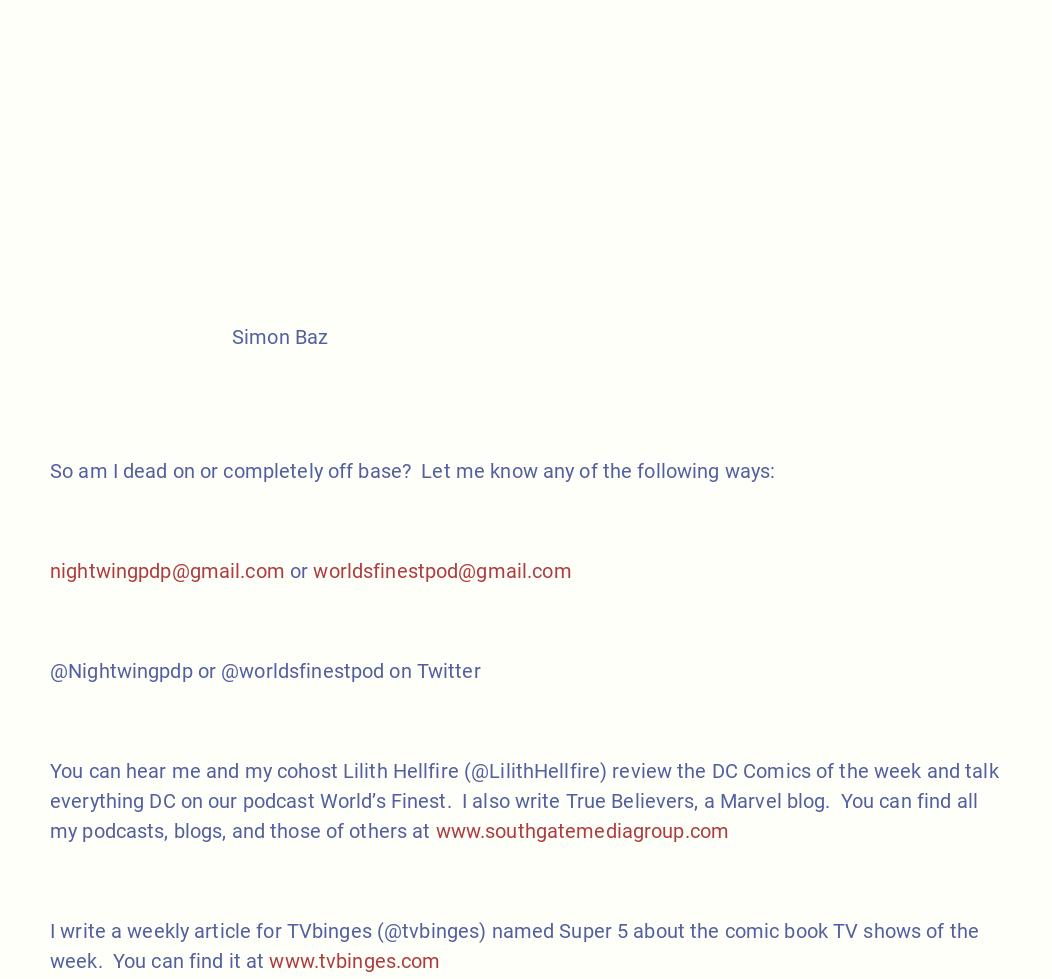 Image resolution: width=1052 pixels, height=979 pixels. I want to click on 'www.southgatemediagroup.com', so click(580, 828).